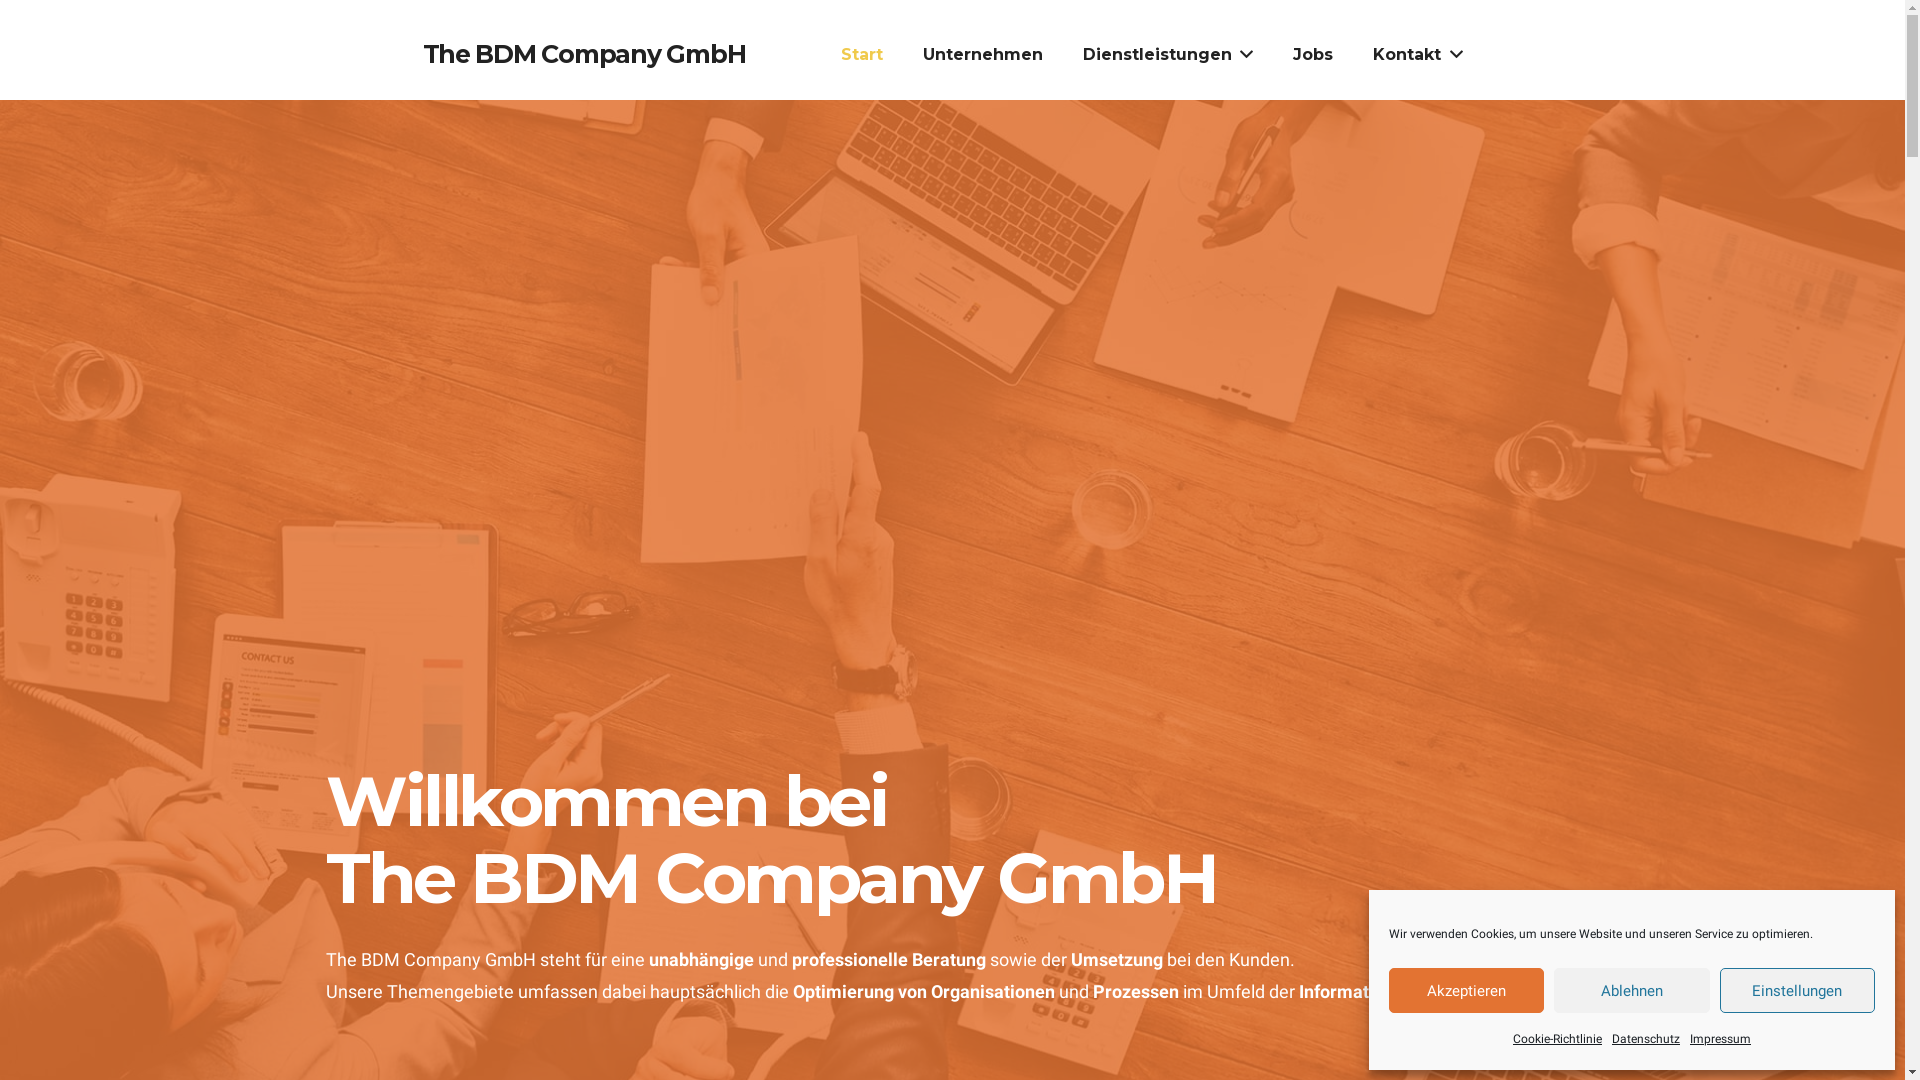  What do you see at coordinates (1061, 53) in the screenshot?
I see `'Dienstleistungen'` at bounding box center [1061, 53].